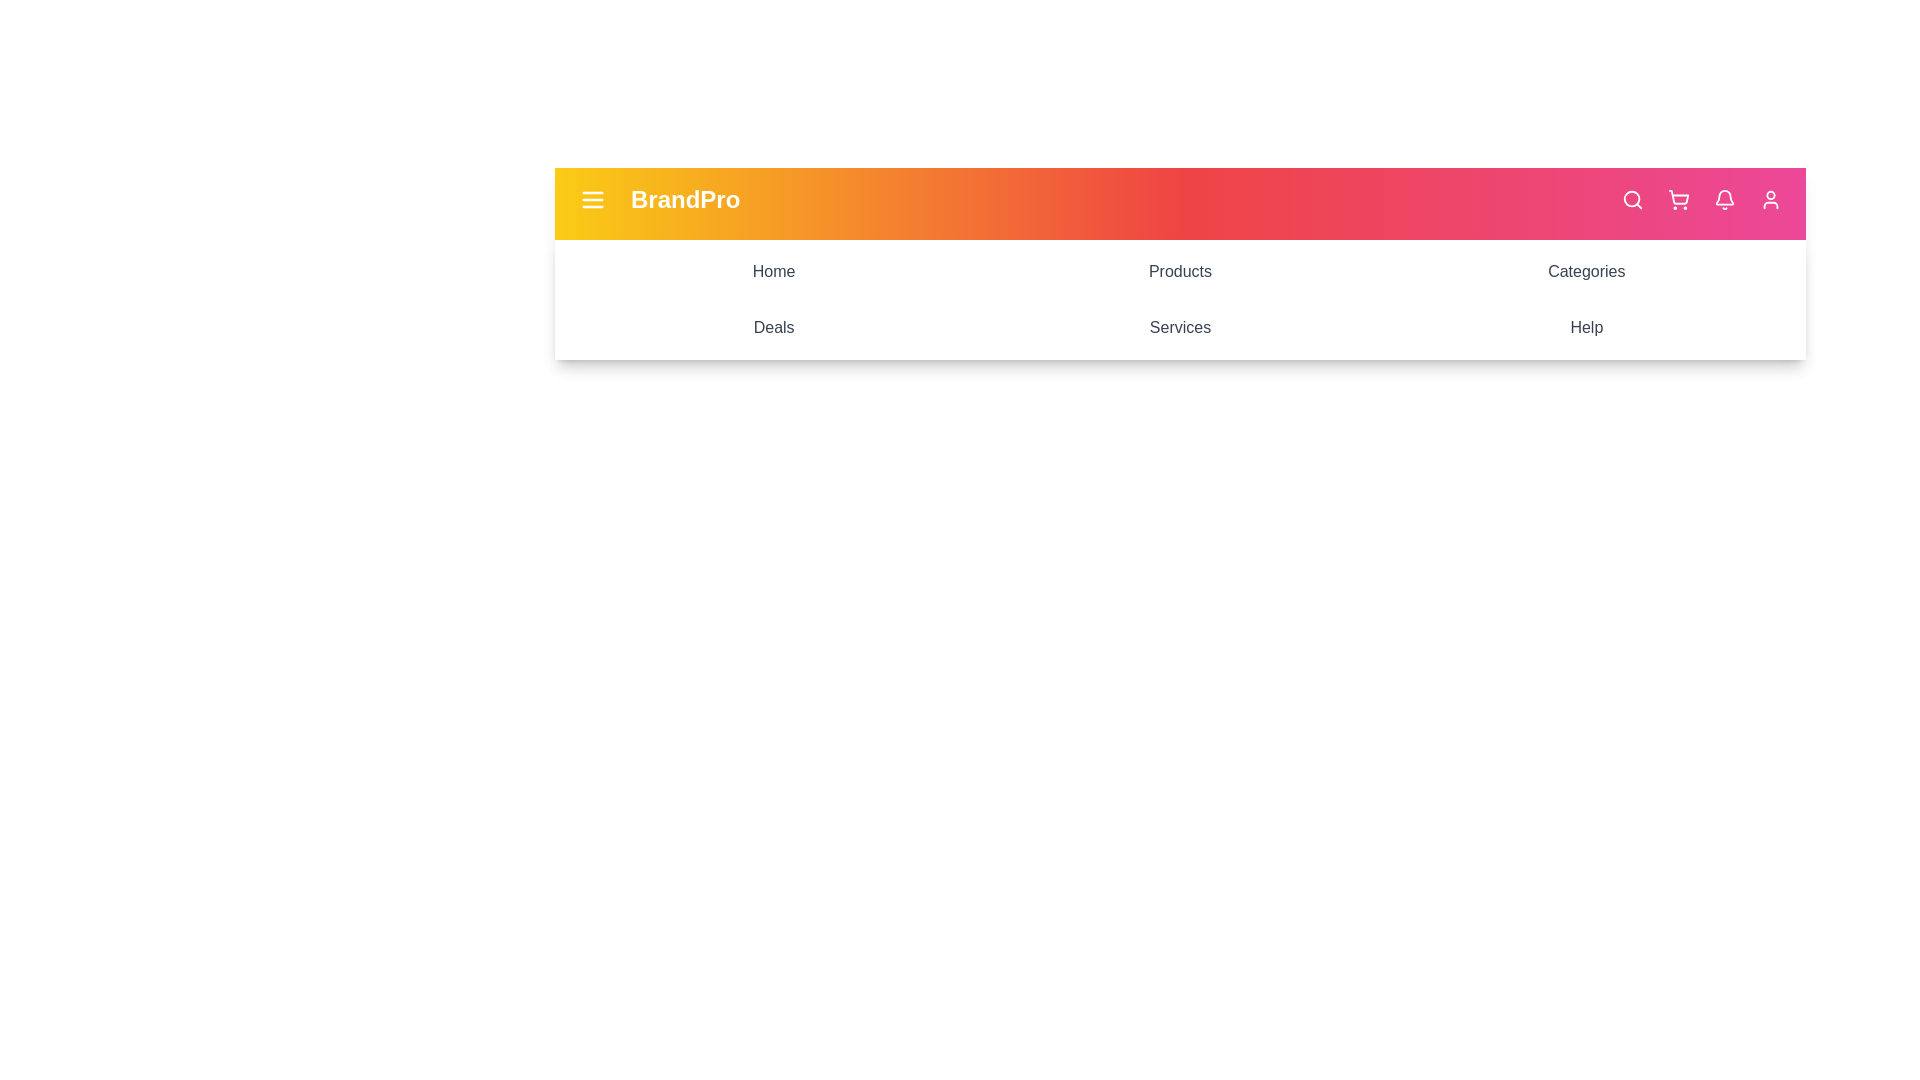 This screenshot has height=1080, width=1920. I want to click on the cart icon in the app bar, so click(1679, 200).